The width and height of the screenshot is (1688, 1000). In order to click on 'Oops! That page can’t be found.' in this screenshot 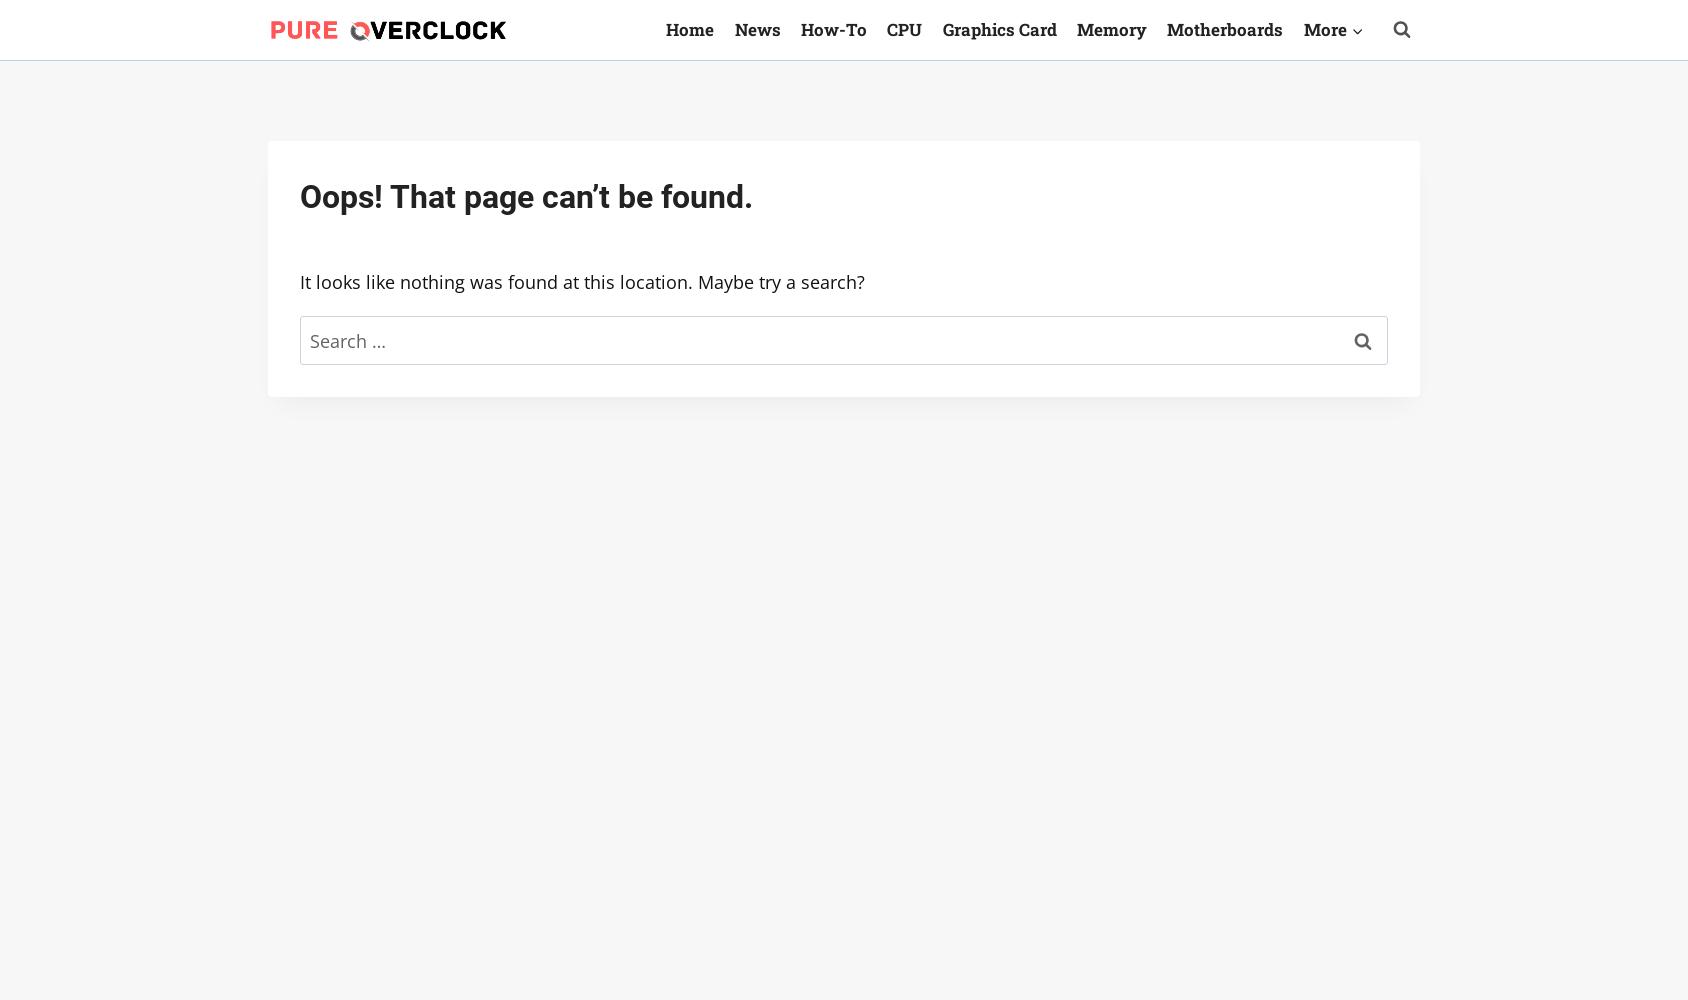, I will do `click(525, 196)`.